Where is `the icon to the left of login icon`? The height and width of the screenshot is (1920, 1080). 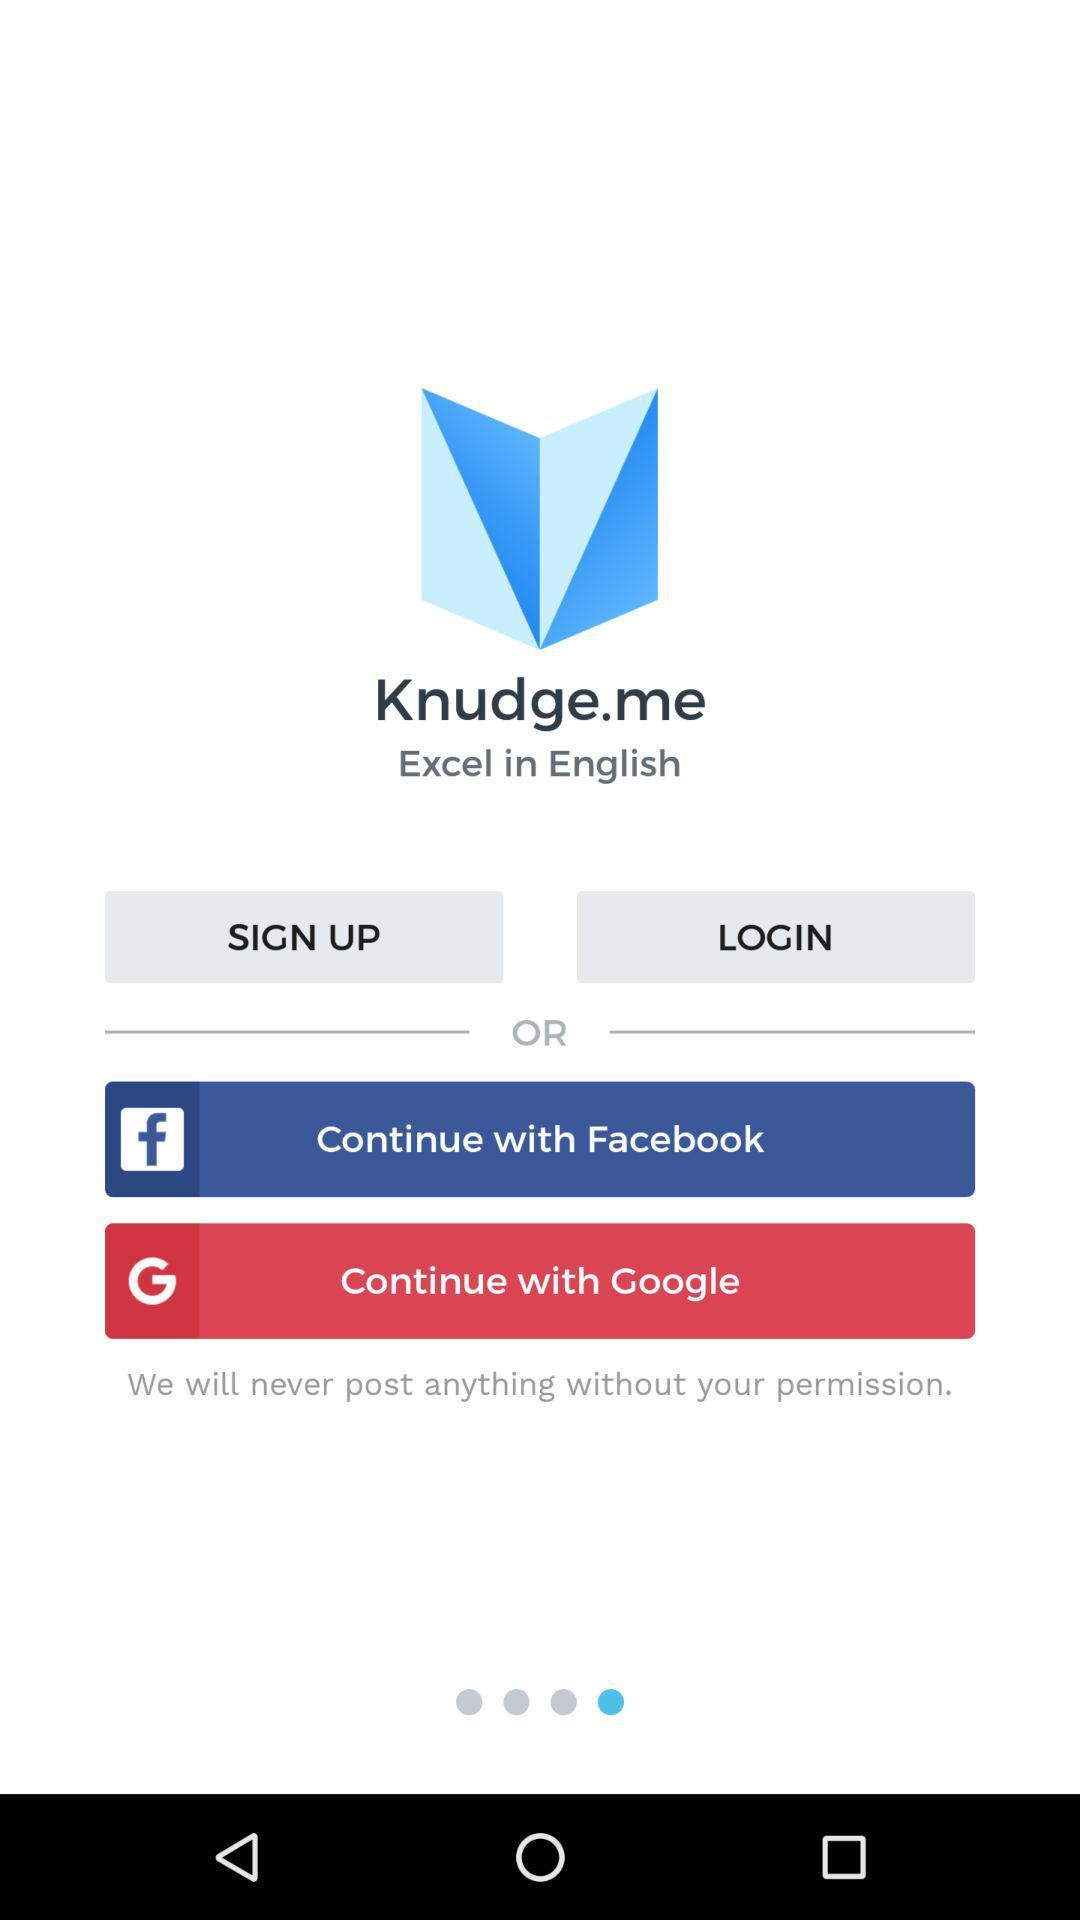
the icon to the left of login icon is located at coordinates (304, 936).